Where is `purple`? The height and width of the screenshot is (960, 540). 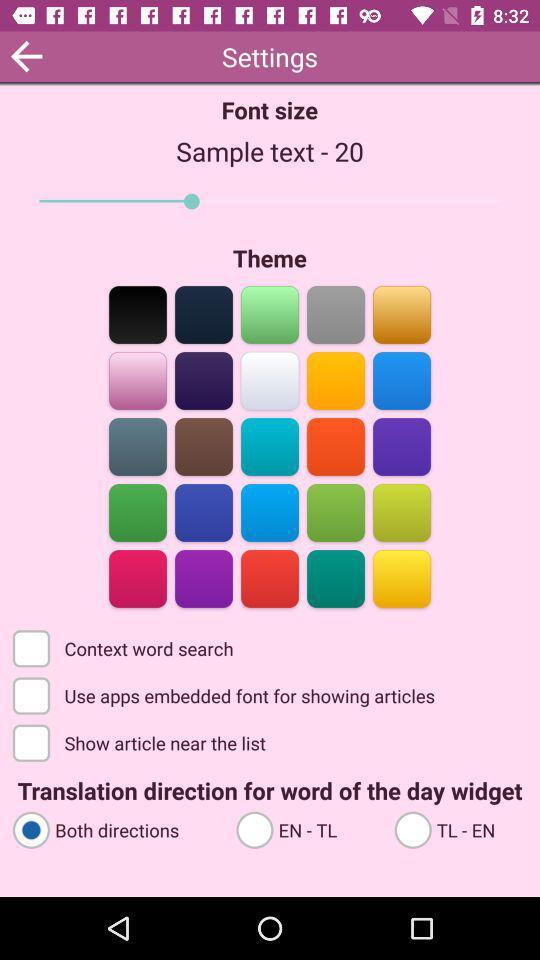 purple is located at coordinates (203, 378).